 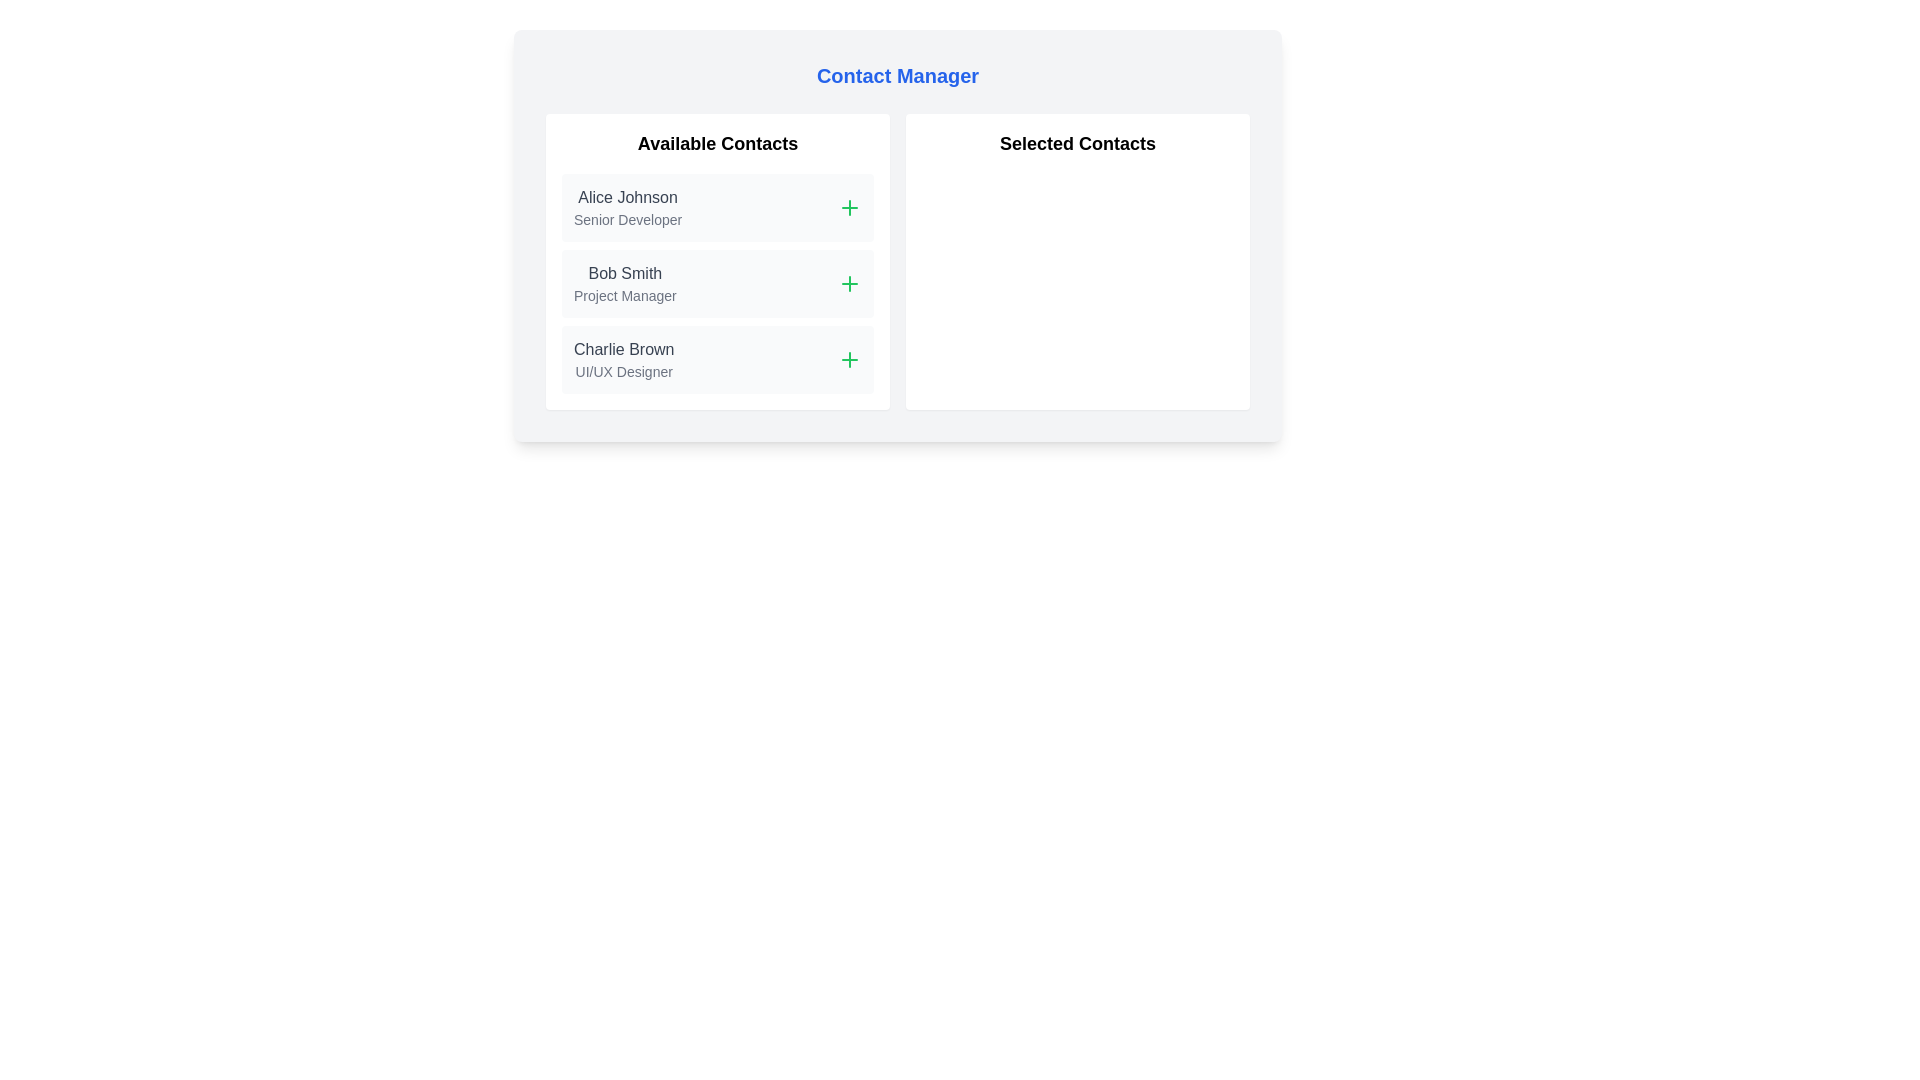 I want to click on the text label displaying the name of a contact in the 'Available Contacts' list, which is the third item above the 'UI/UX Designer' label, so click(x=623, y=349).